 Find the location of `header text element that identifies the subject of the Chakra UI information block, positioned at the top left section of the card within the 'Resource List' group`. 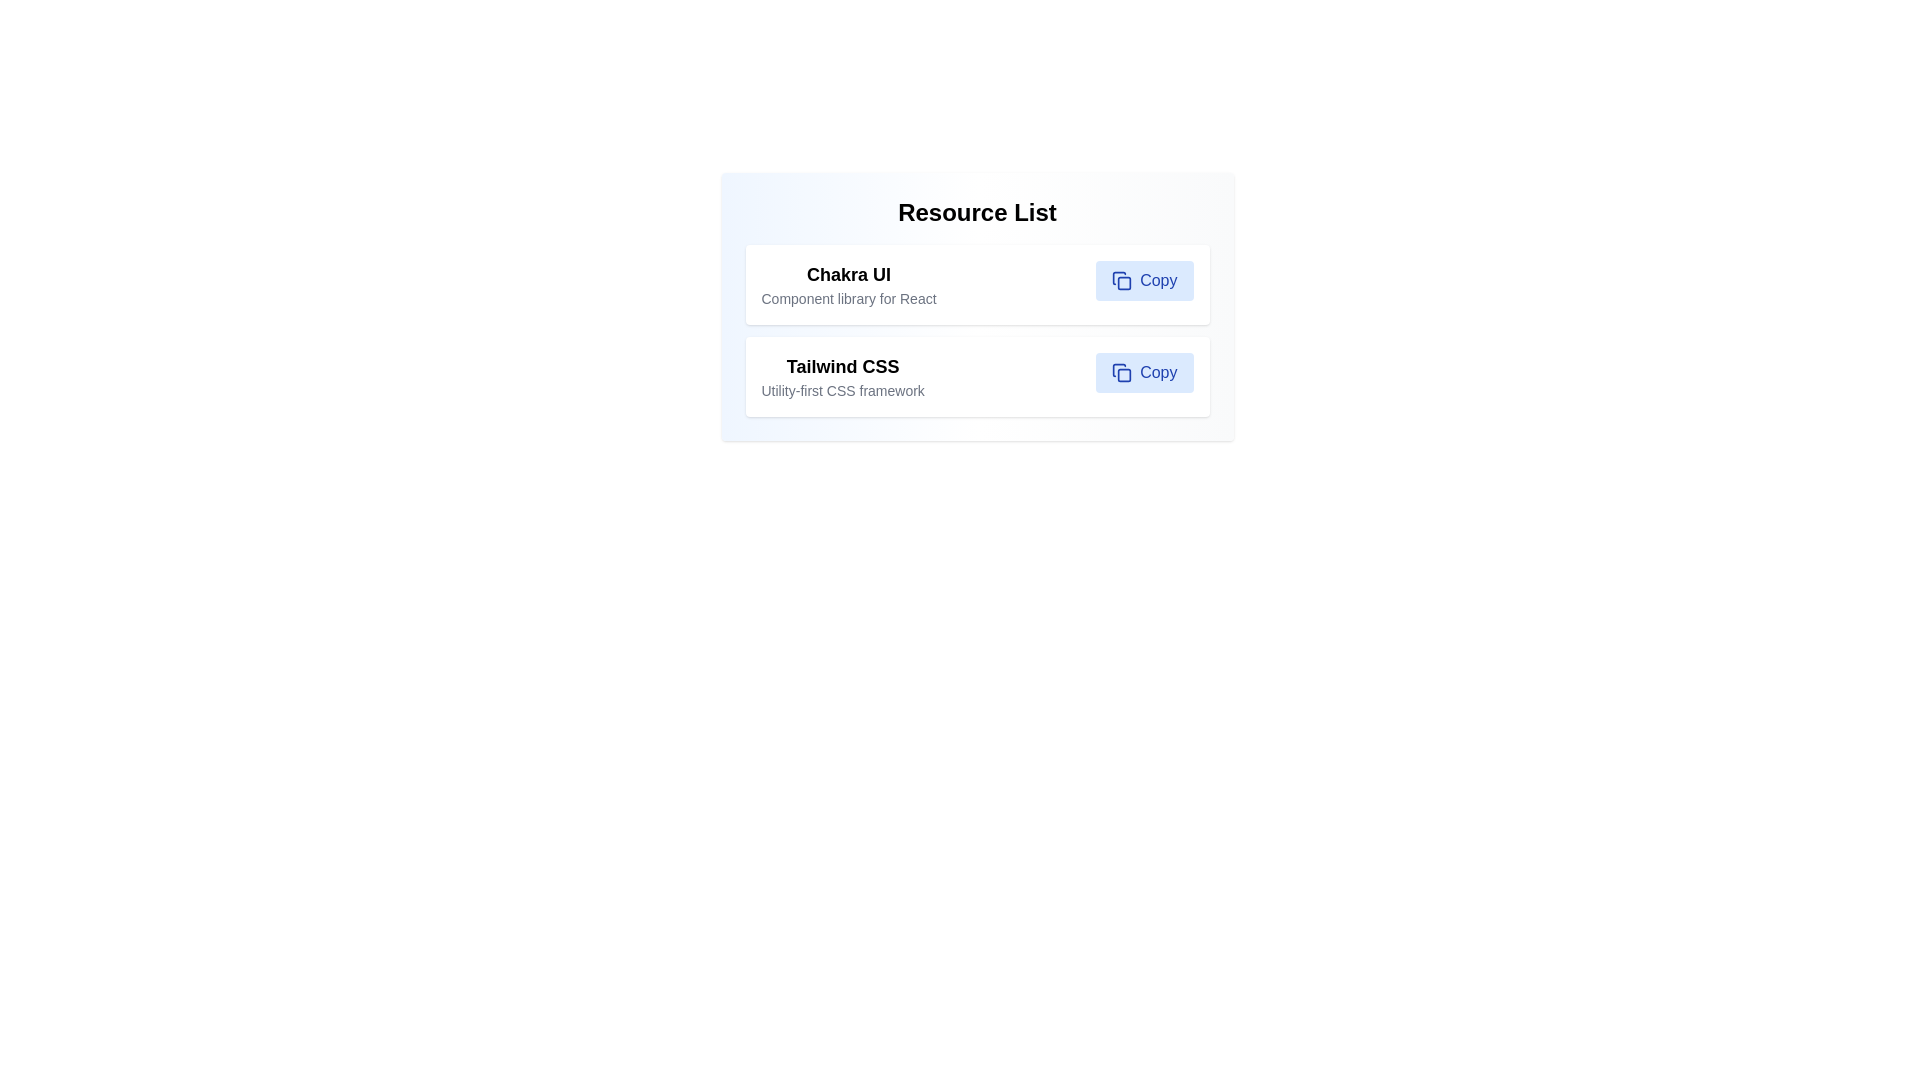

header text element that identifies the subject of the Chakra UI information block, positioned at the top left section of the card within the 'Resource List' group is located at coordinates (849, 274).